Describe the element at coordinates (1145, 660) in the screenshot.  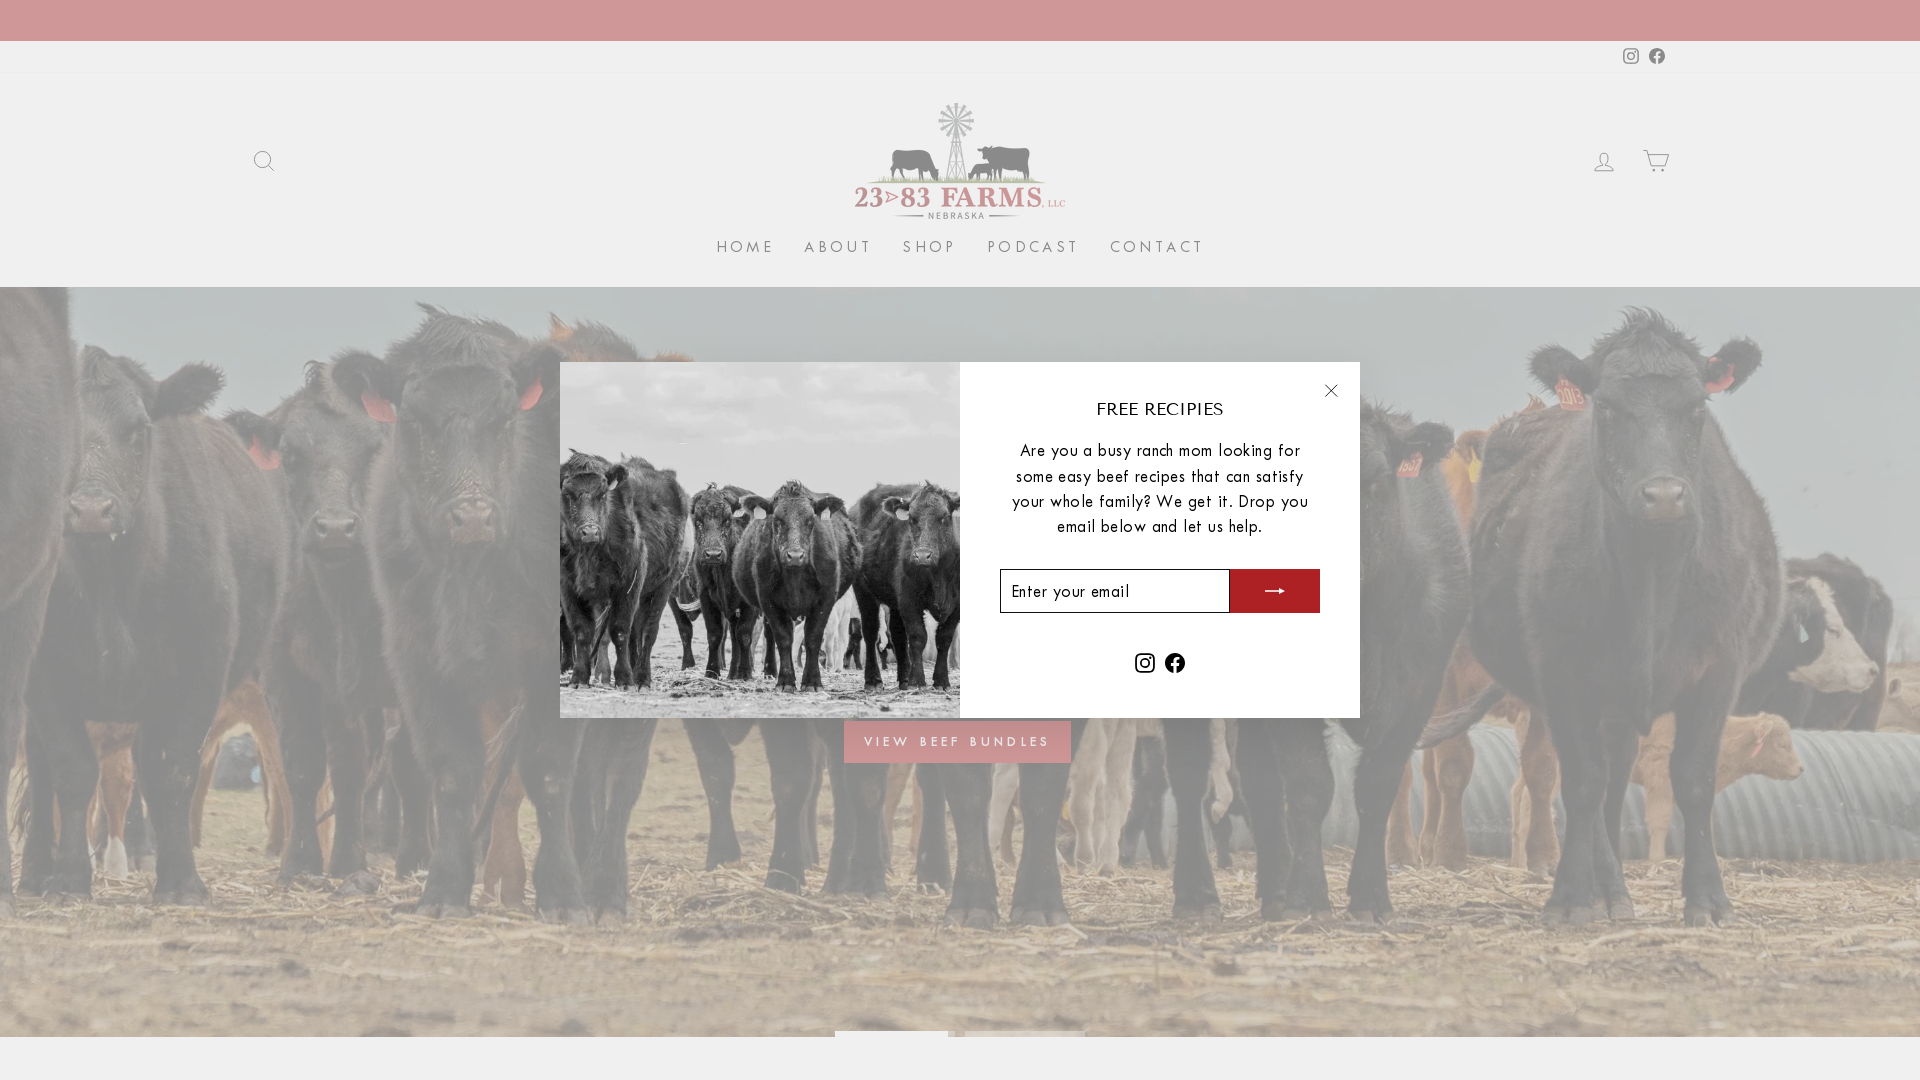
I see `'Instagram'` at that location.